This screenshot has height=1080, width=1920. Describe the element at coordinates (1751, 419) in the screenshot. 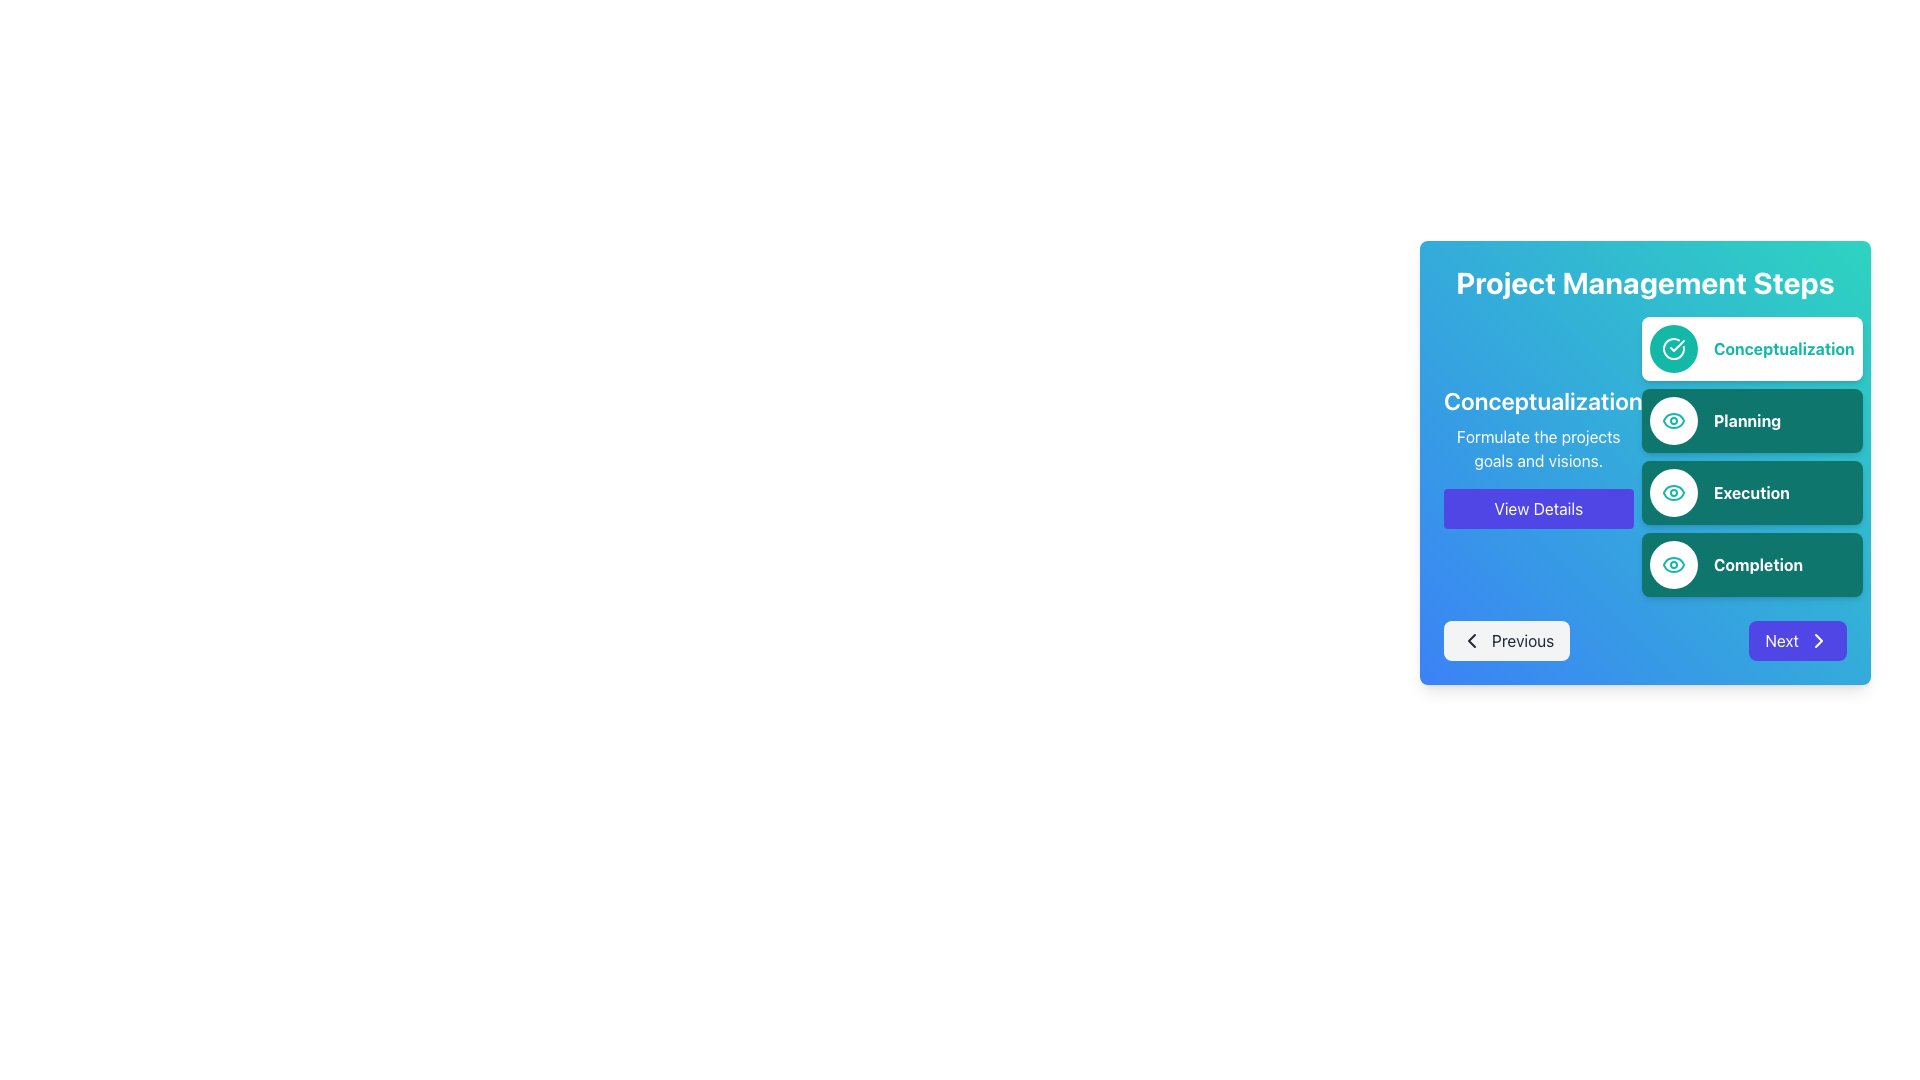

I see `the 'Planning' button with a teal background and an eyeball icon` at that location.